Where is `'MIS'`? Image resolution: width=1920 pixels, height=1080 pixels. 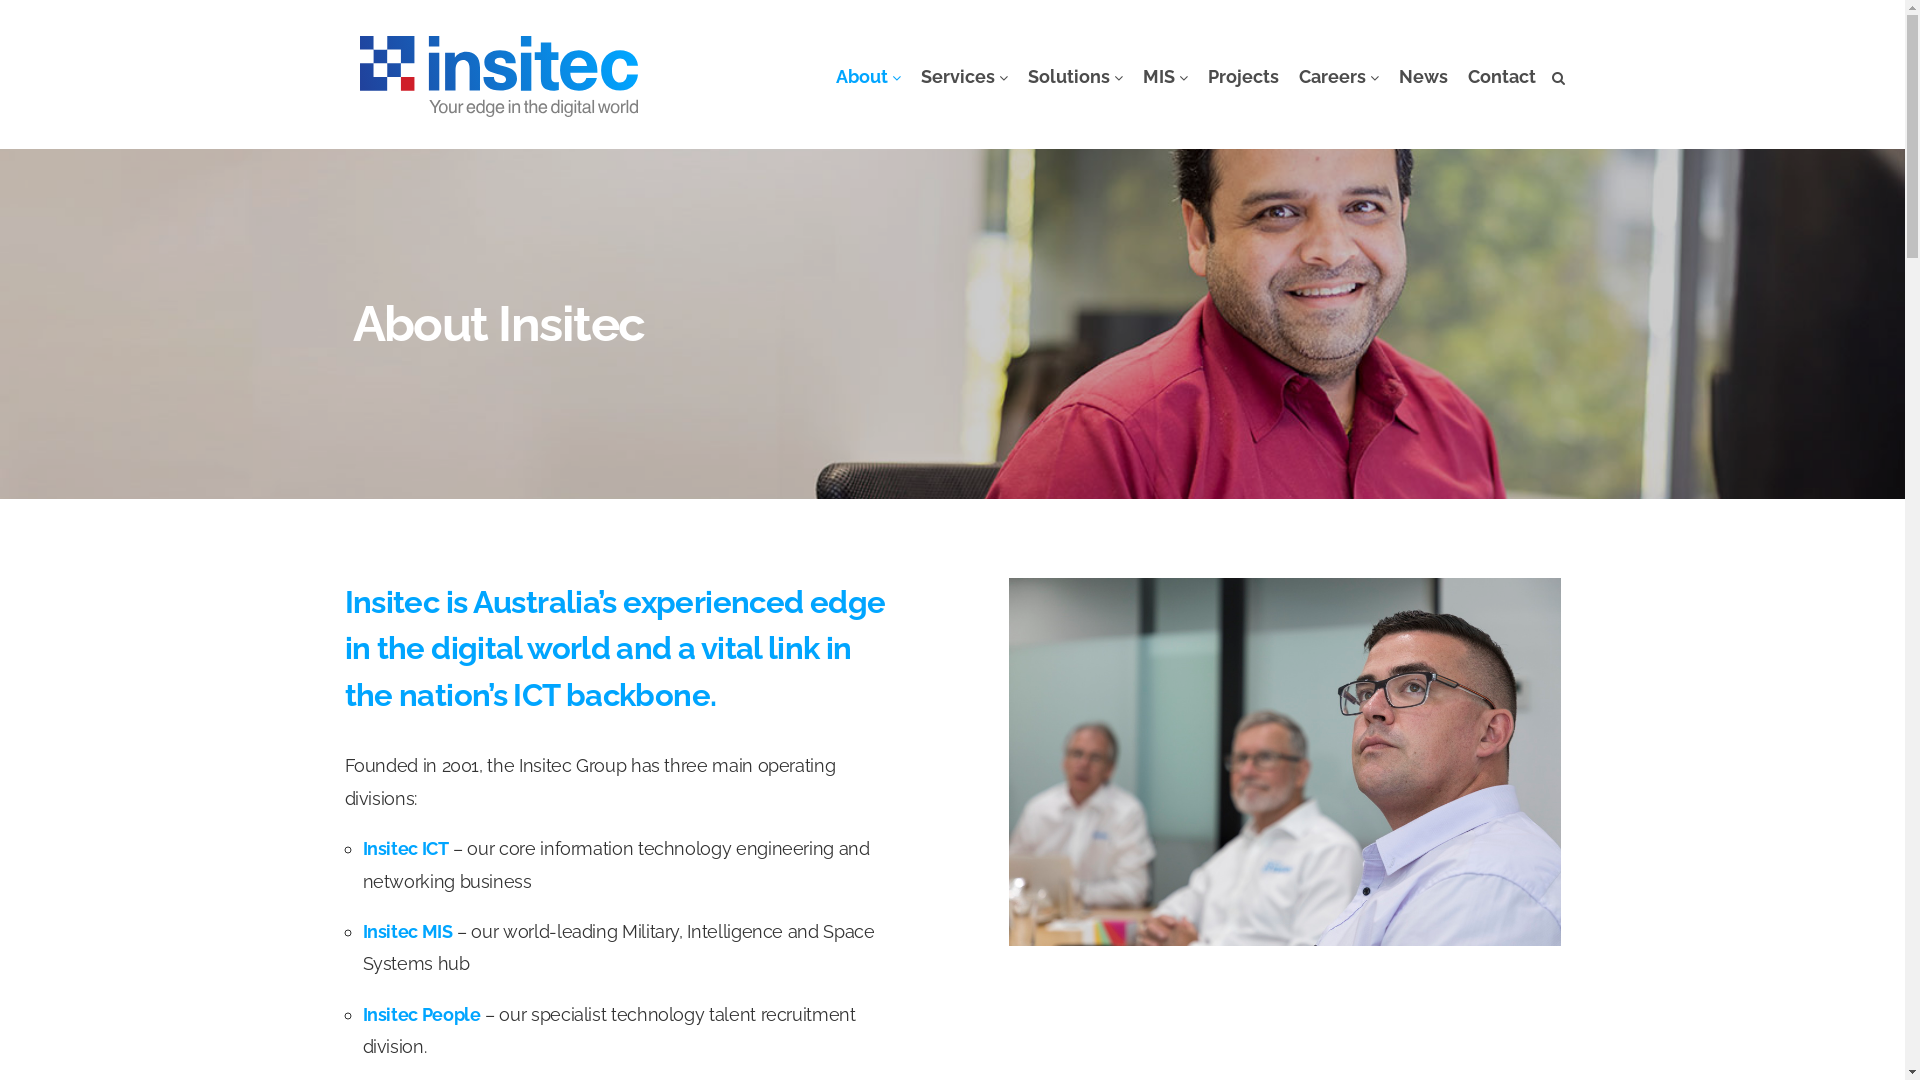
'MIS' is located at coordinates (1164, 76).